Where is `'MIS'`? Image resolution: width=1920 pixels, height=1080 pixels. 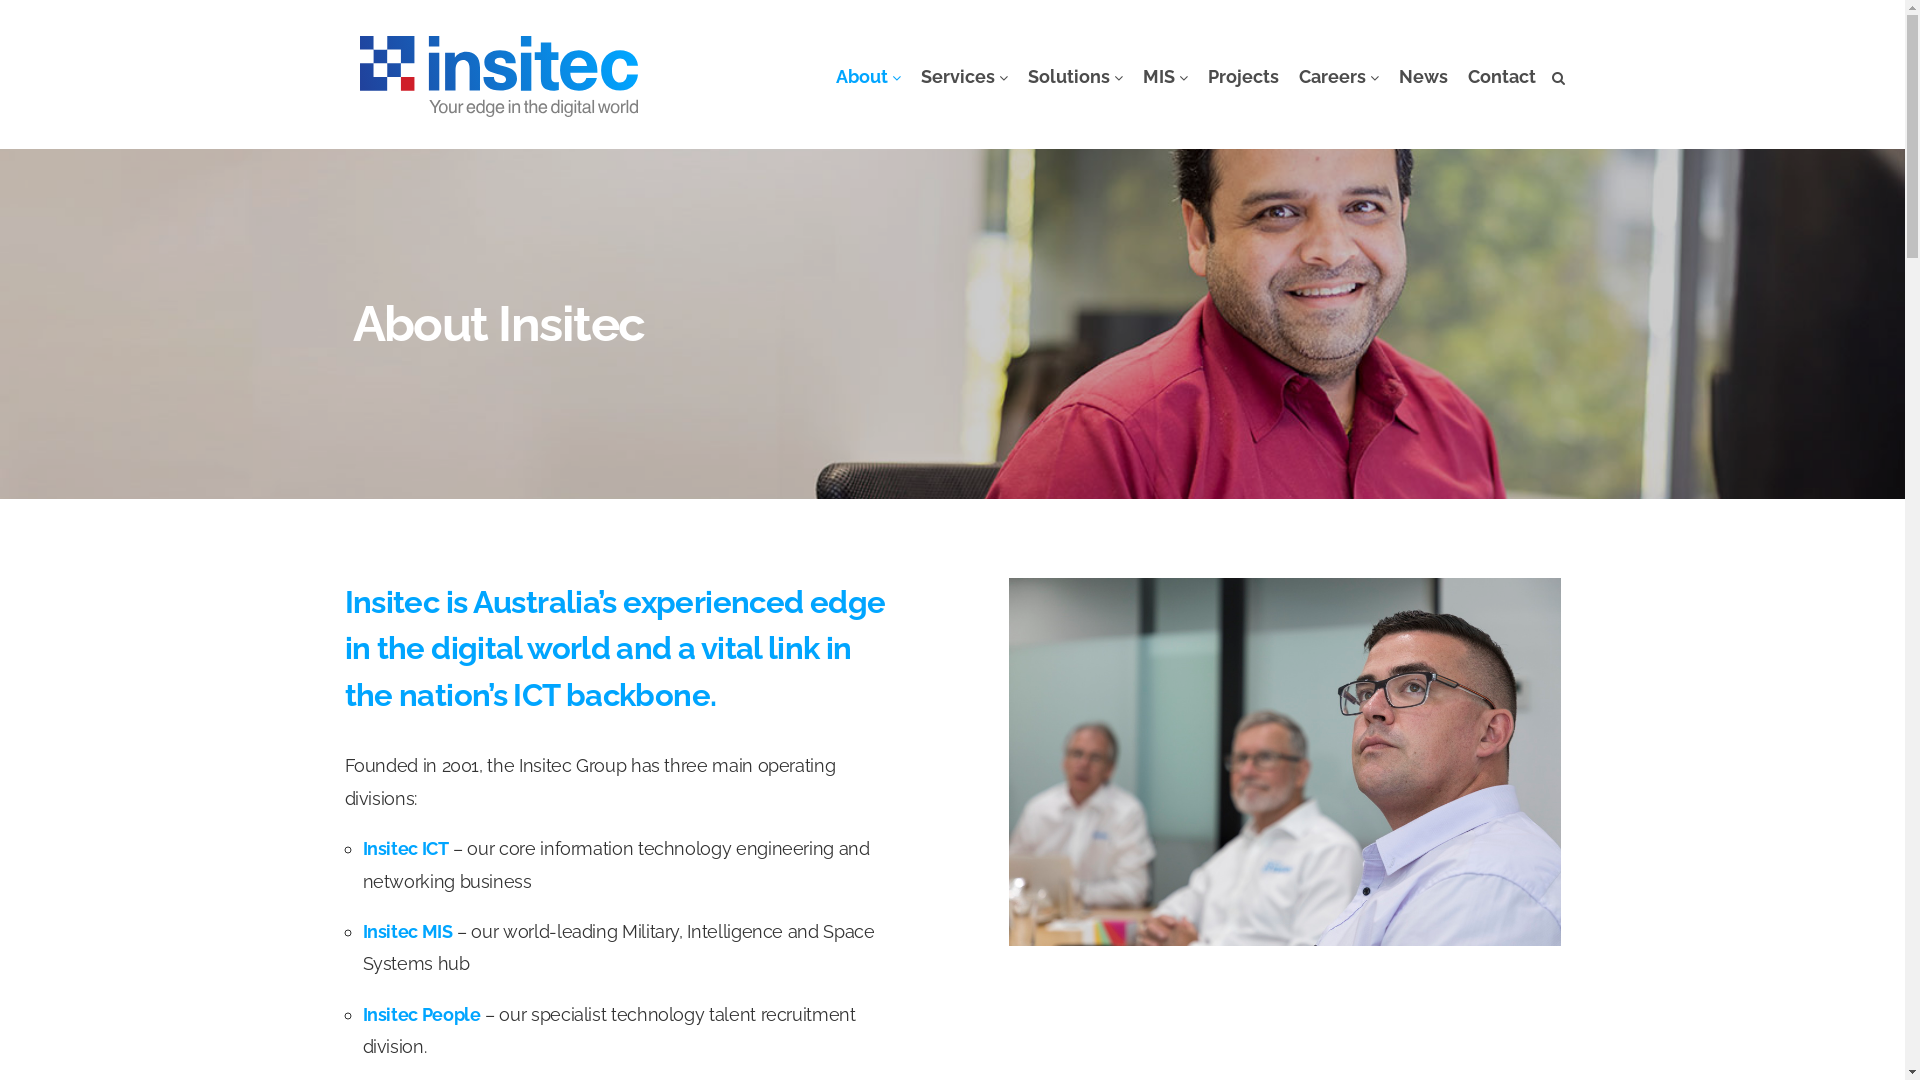
'MIS' is located at coordinates (1164, 76).